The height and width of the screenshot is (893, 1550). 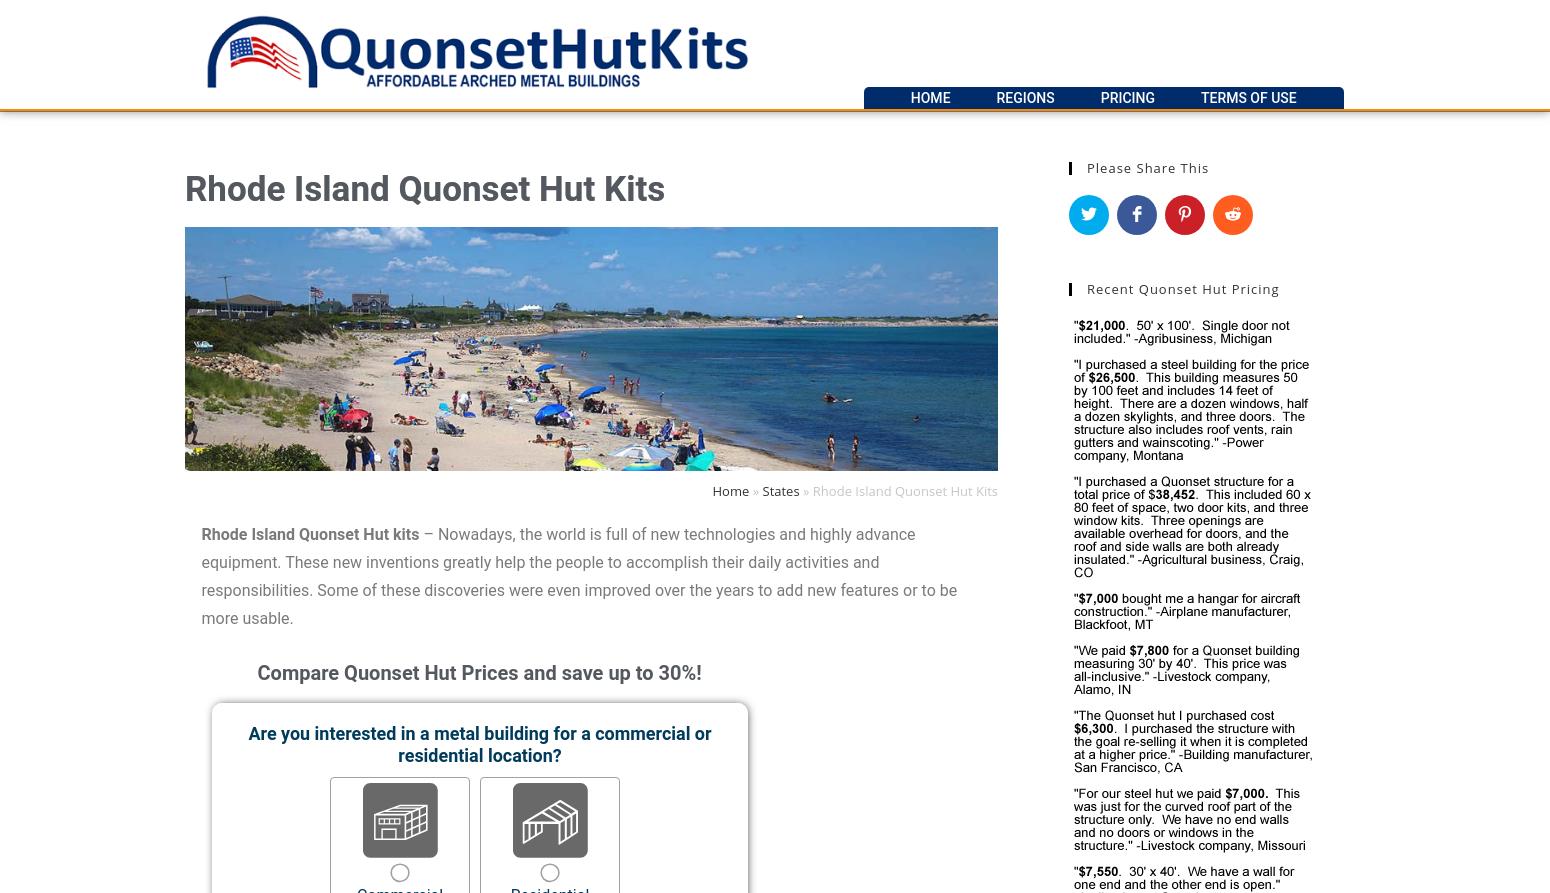 What do you see at coordinates (200, 574) in the screenshot?
I see `'– Nowadays, the world is full of new technologies and highly advance equipment. These new inventions greatly help the people to accomplish their daily activities and responsibilities. Some of these discoveries were even improved over the years to add new features or to be more usable.'` at bounding box center [200, 574].